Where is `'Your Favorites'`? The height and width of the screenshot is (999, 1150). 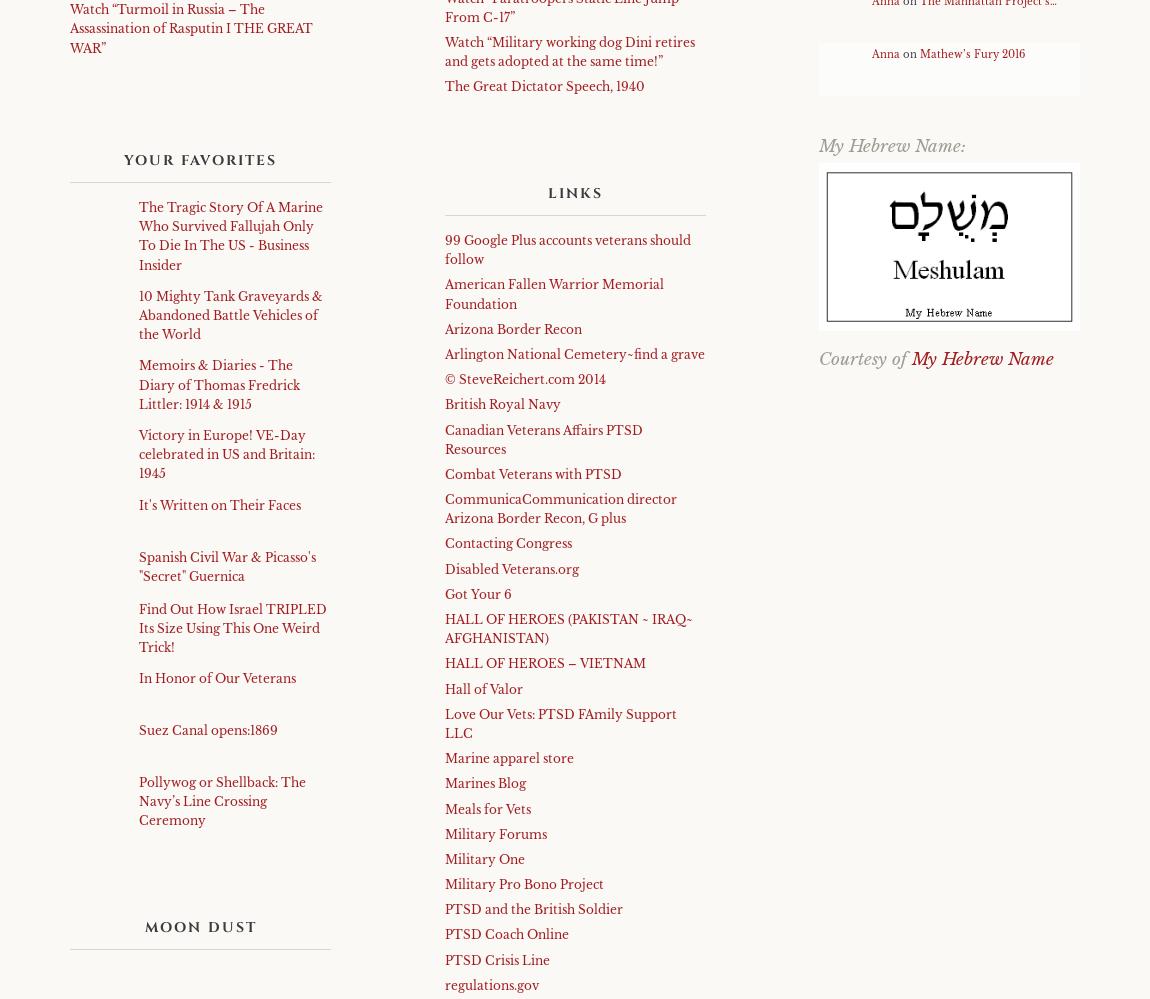
'Your Favorites' is located at coordinates (199, 159).